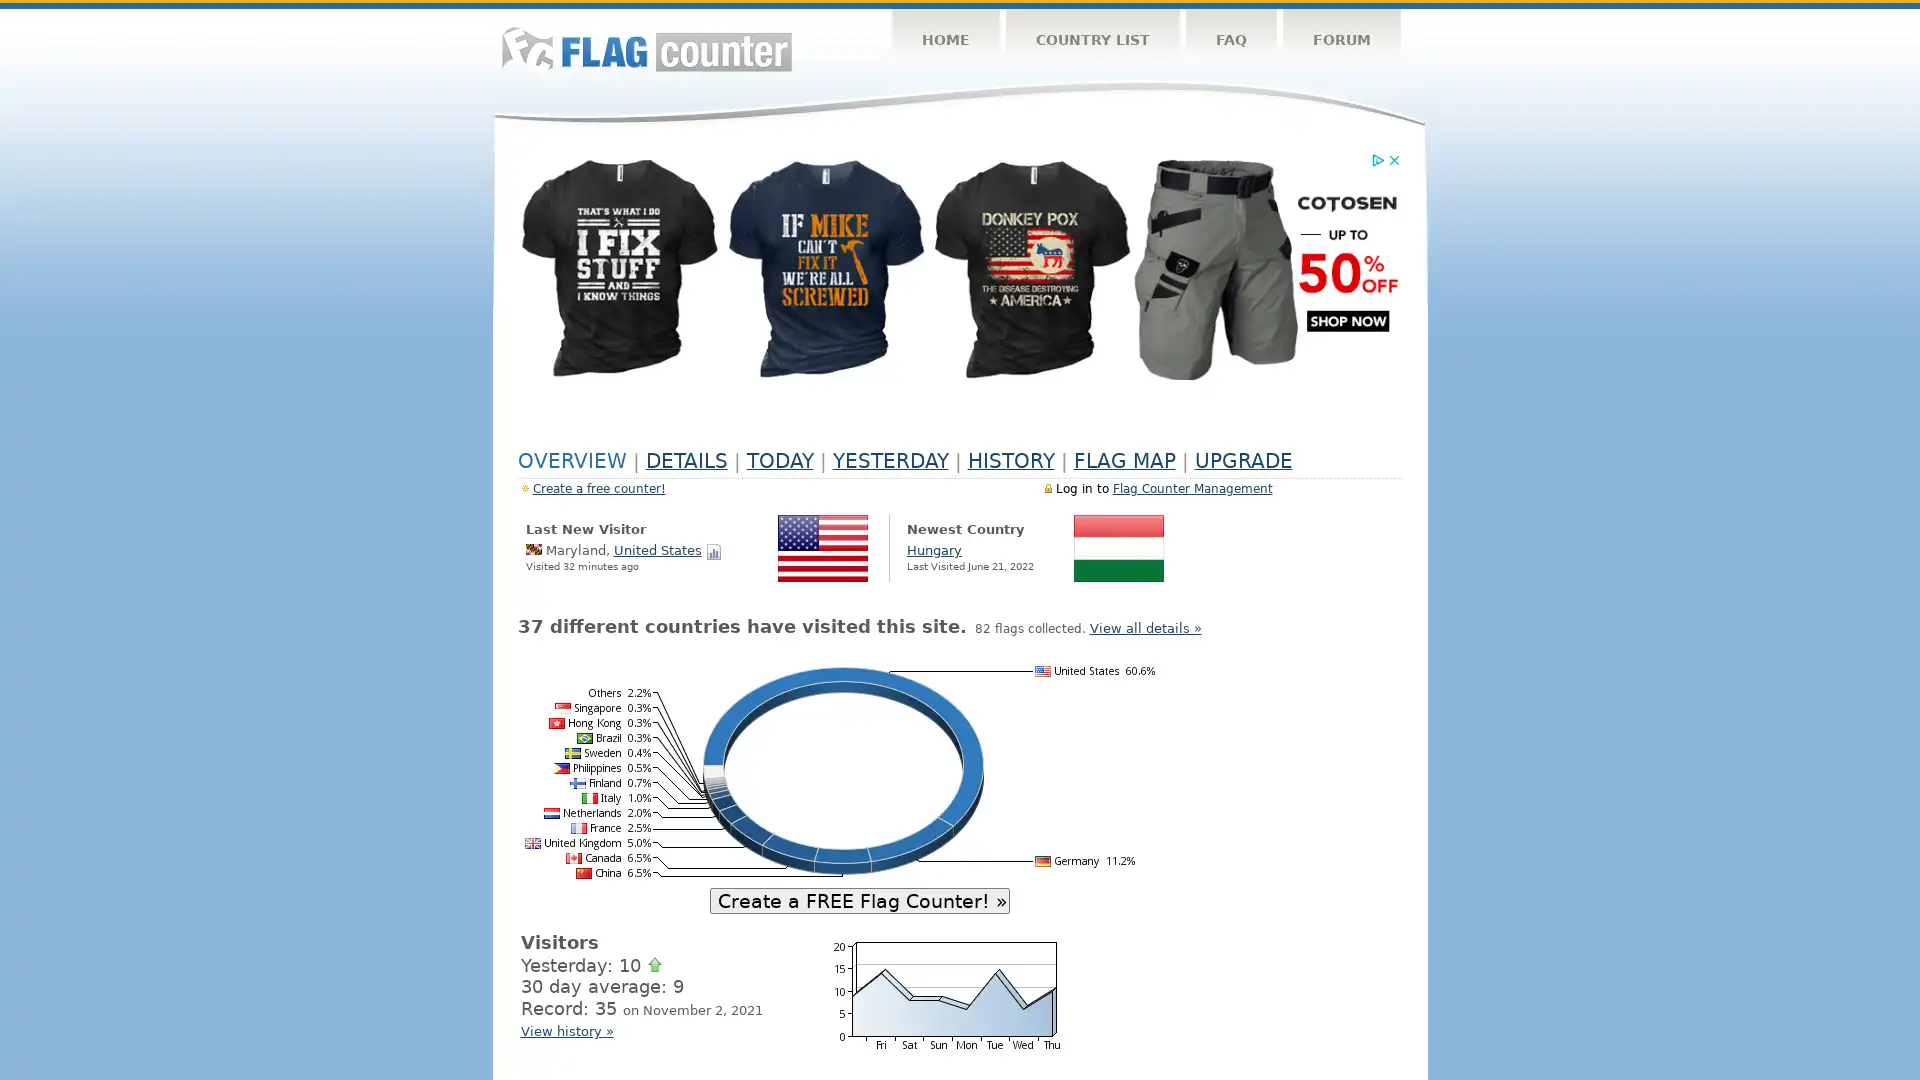  Describe the element at coordinates (859, 898) in the screenshot. I see `Create a FREE Flag Counter!` at that location.